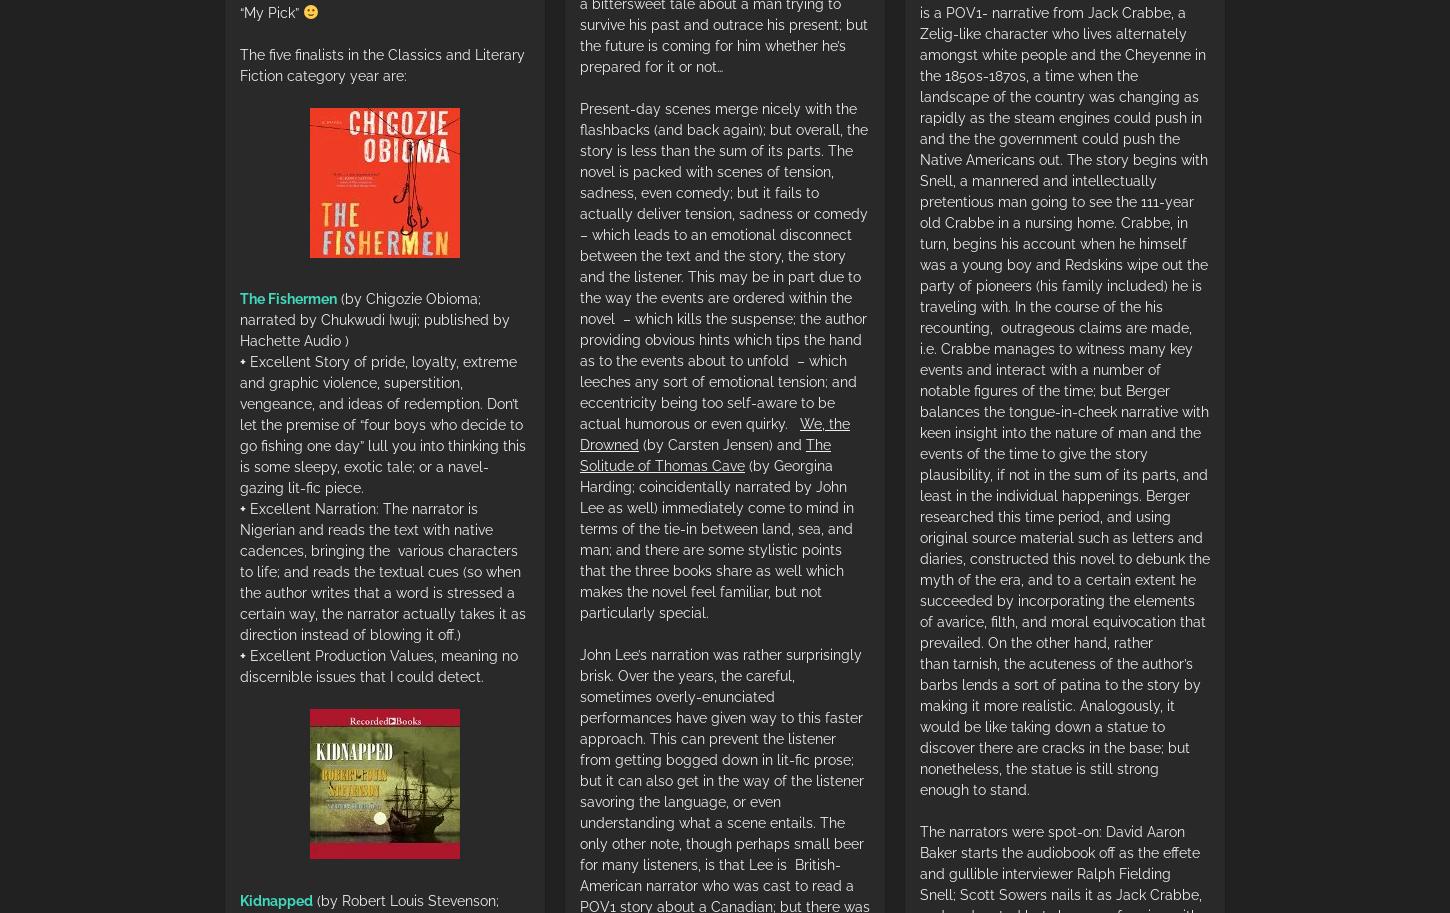 This screenshot has height=913, width=1450. I want to click on 'The five finalists in the Classics and Literary Fiction category year are:', so click(381, 63).